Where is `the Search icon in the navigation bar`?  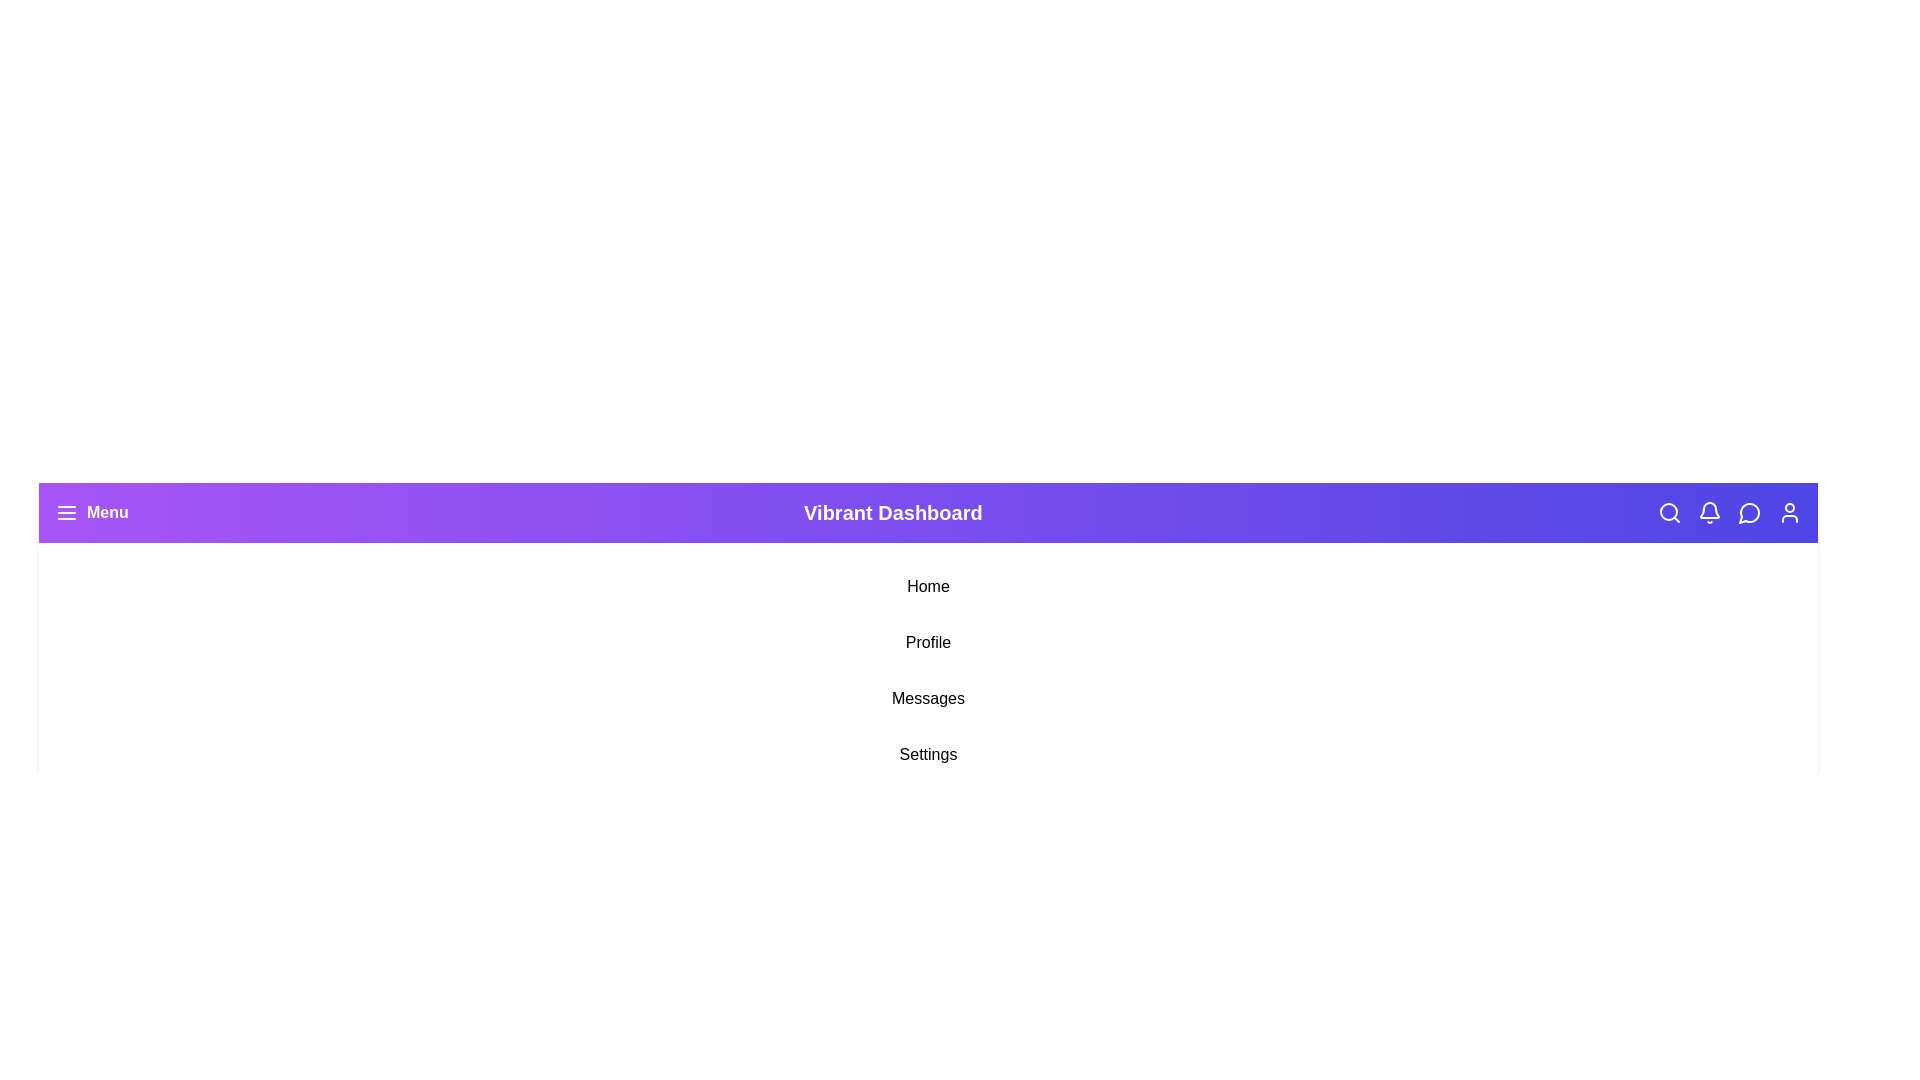 the Search icon in the navigation bar is located at coordinates (1670, 512).